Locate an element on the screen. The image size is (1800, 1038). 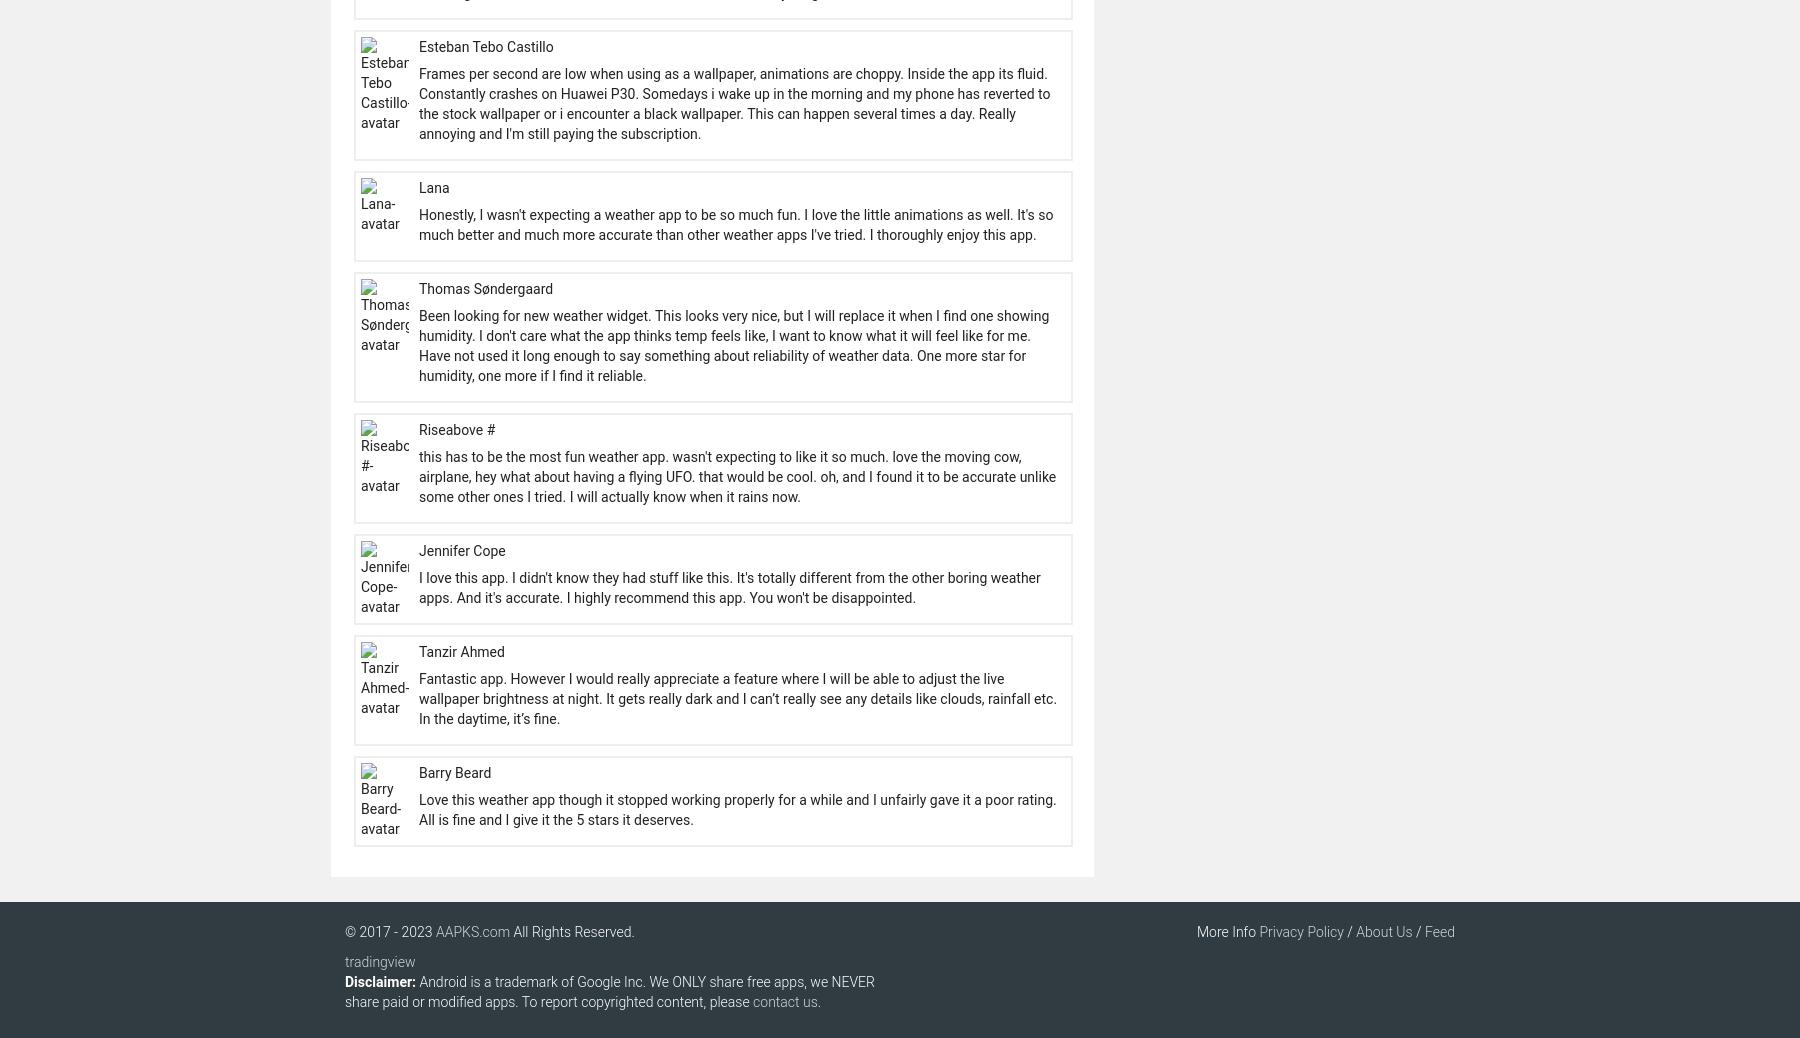
'Android is a trademark of Google Inc. We ONLY share free apps, we NEVER share paid or modified apps. To report copyrighted content, please' is located at coordinates (609, 992).